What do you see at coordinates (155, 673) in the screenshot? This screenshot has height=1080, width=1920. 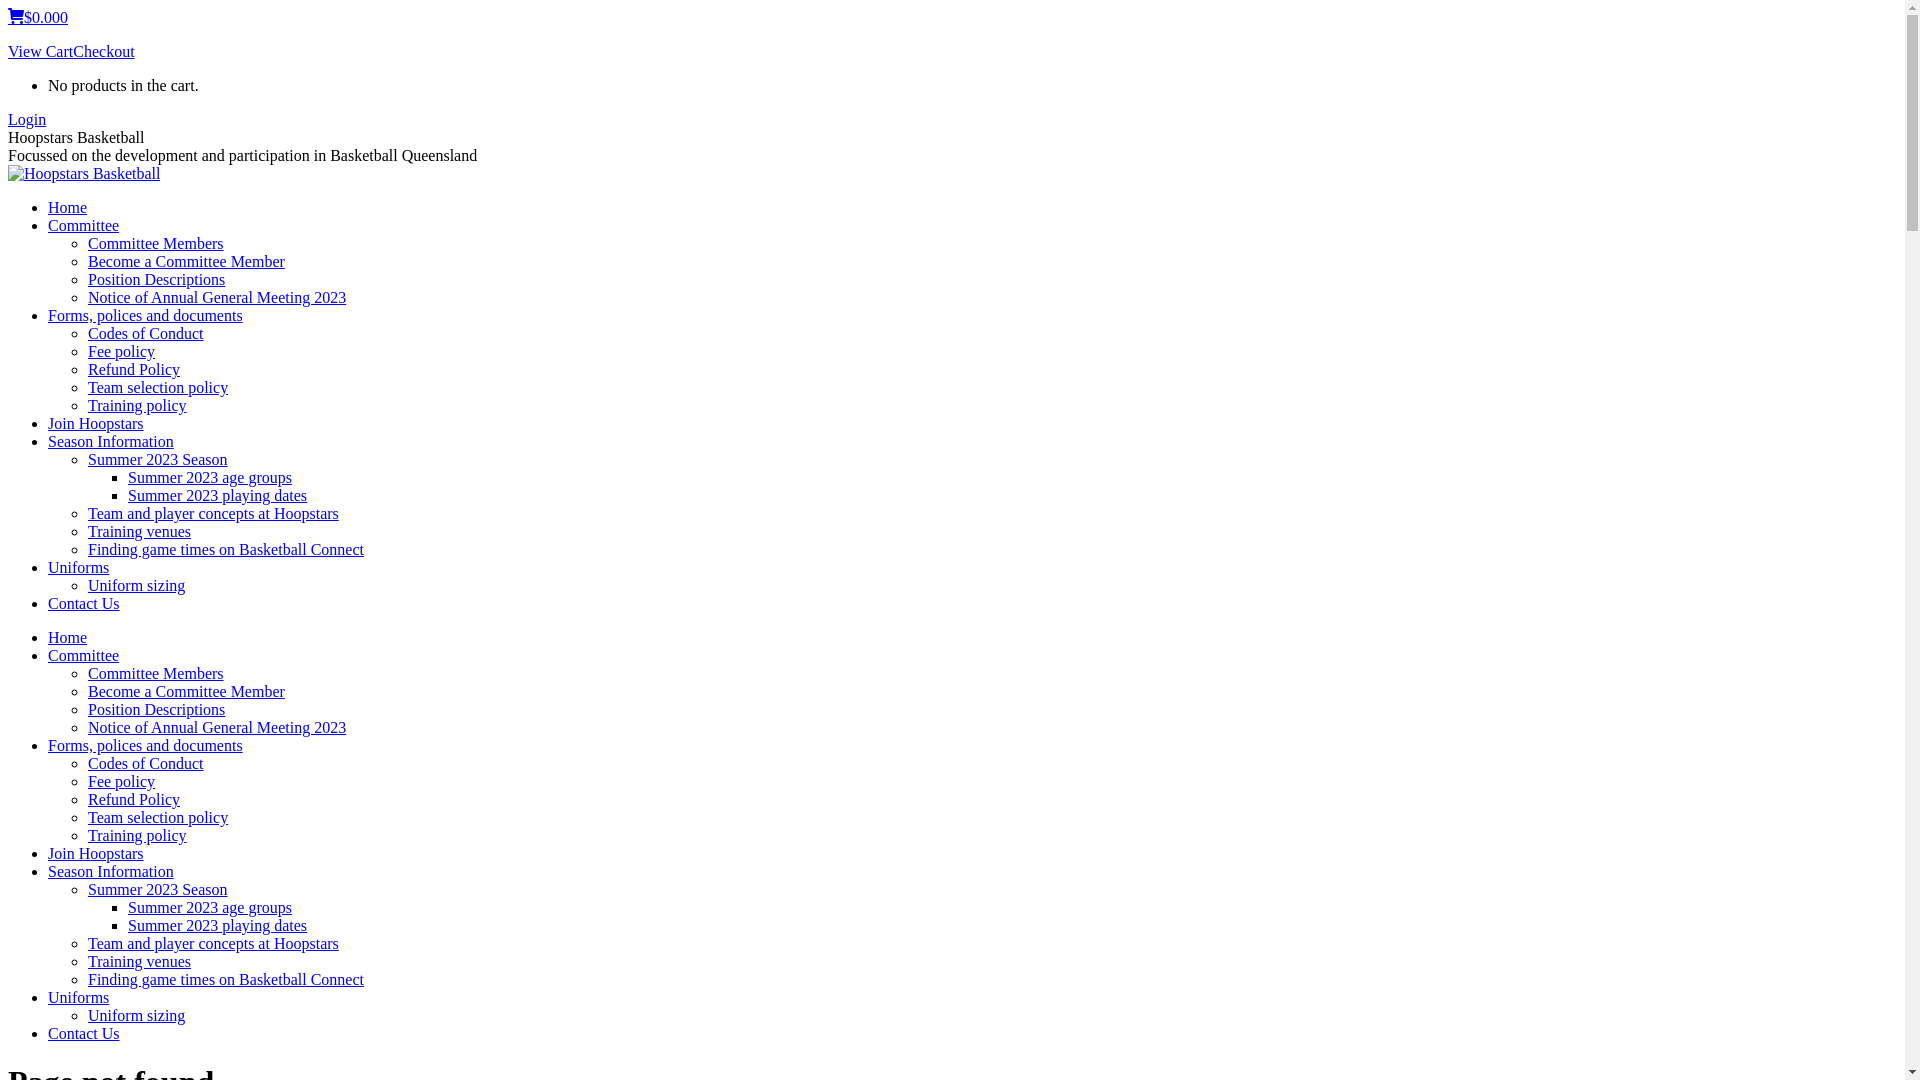 I see `'Committee Members'` at bounding box center [155, 673].